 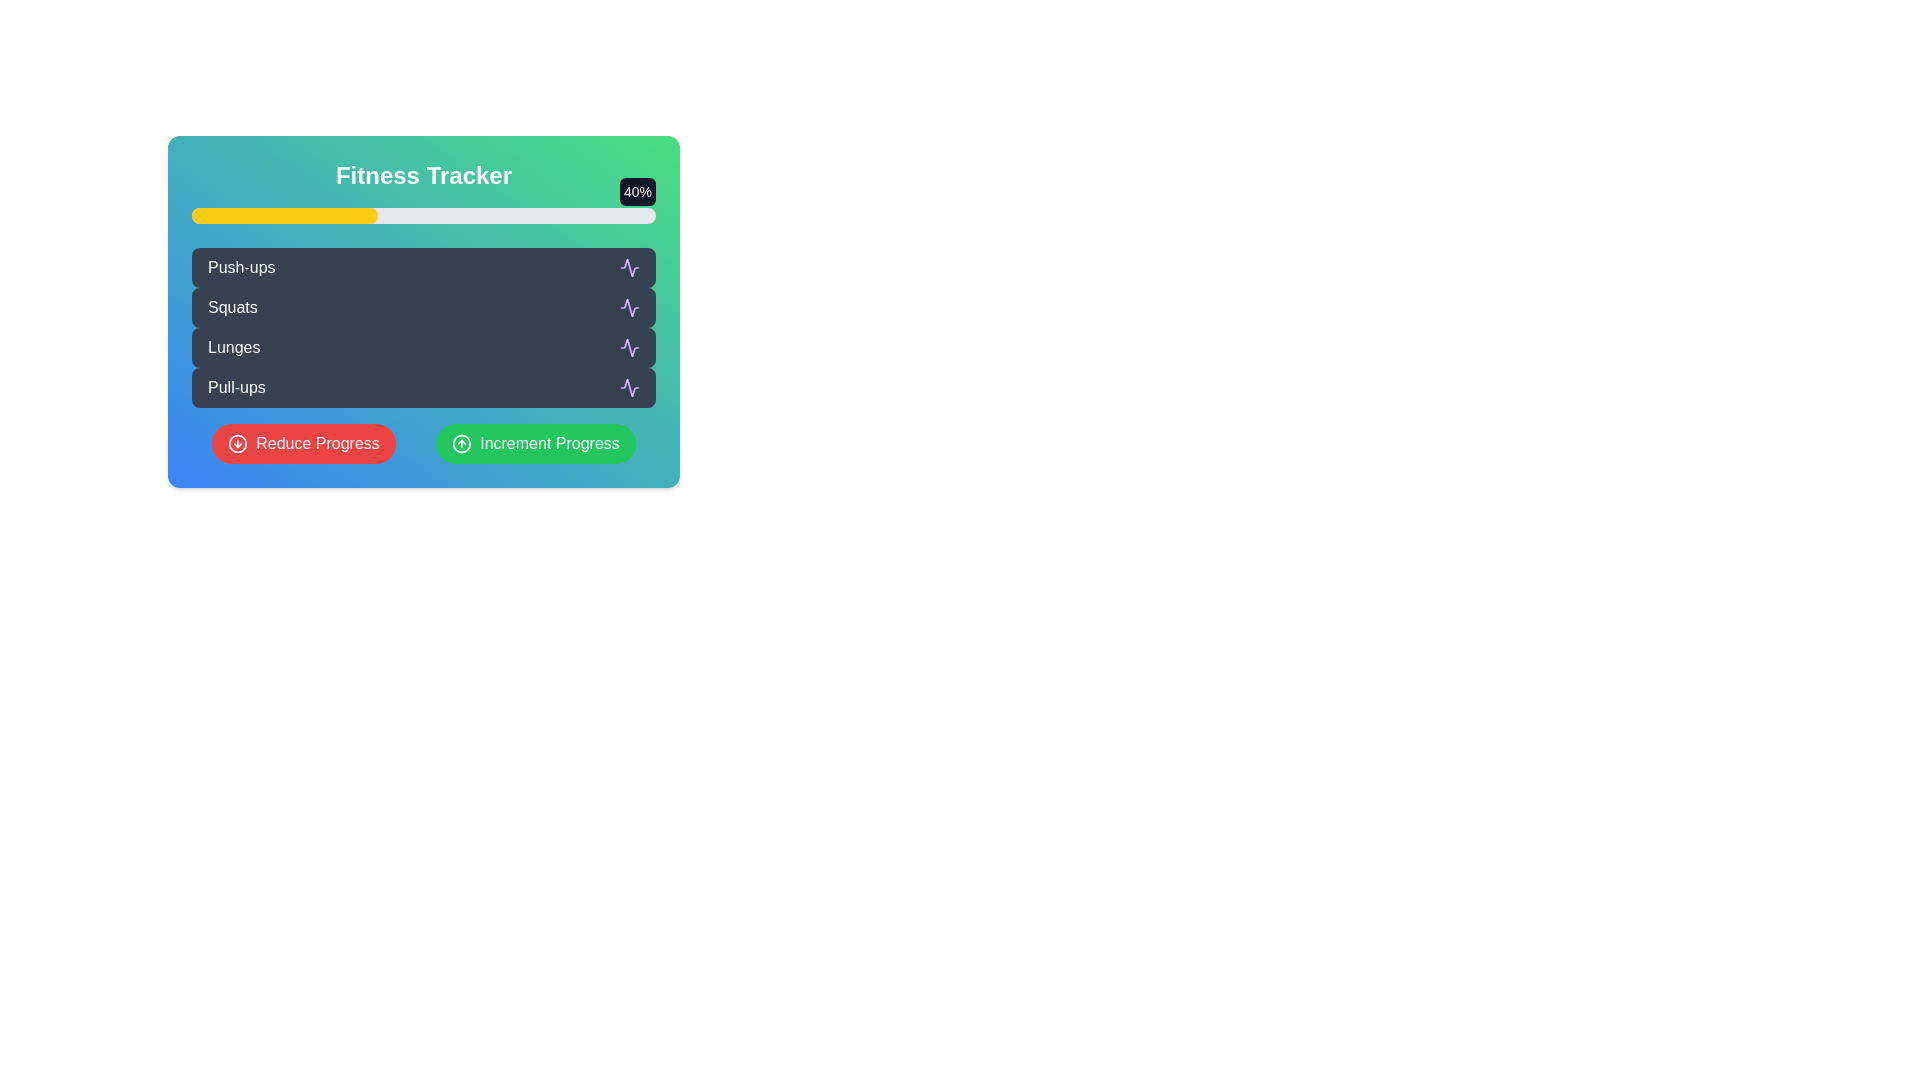 What do you see at coordinates (422, 308) in the screenshot?
I see `the 'Squats' list item in the fitness tracker, which is the second item in a vertical list of exercise components` at bounding box center [422, 308].